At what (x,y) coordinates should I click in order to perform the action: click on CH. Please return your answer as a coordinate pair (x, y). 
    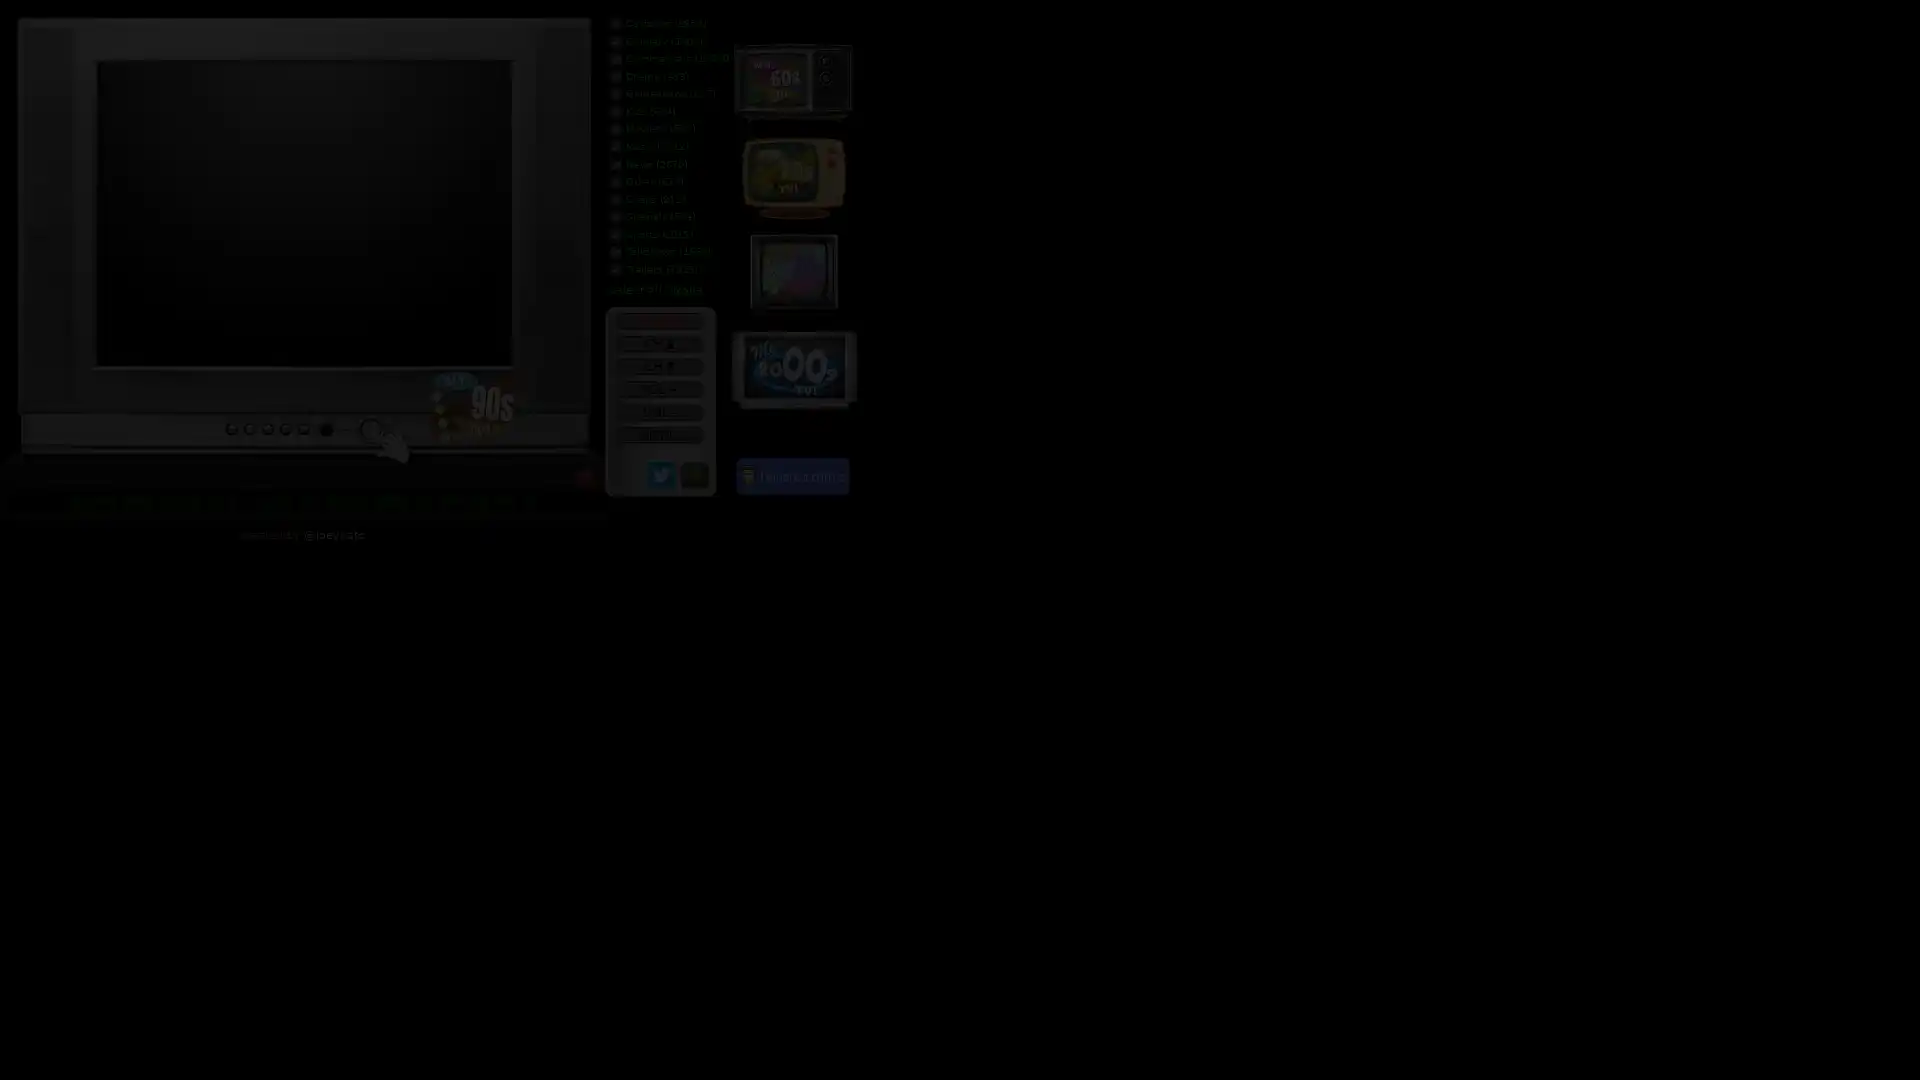
    Looking at the image, I should click on (658, 366).